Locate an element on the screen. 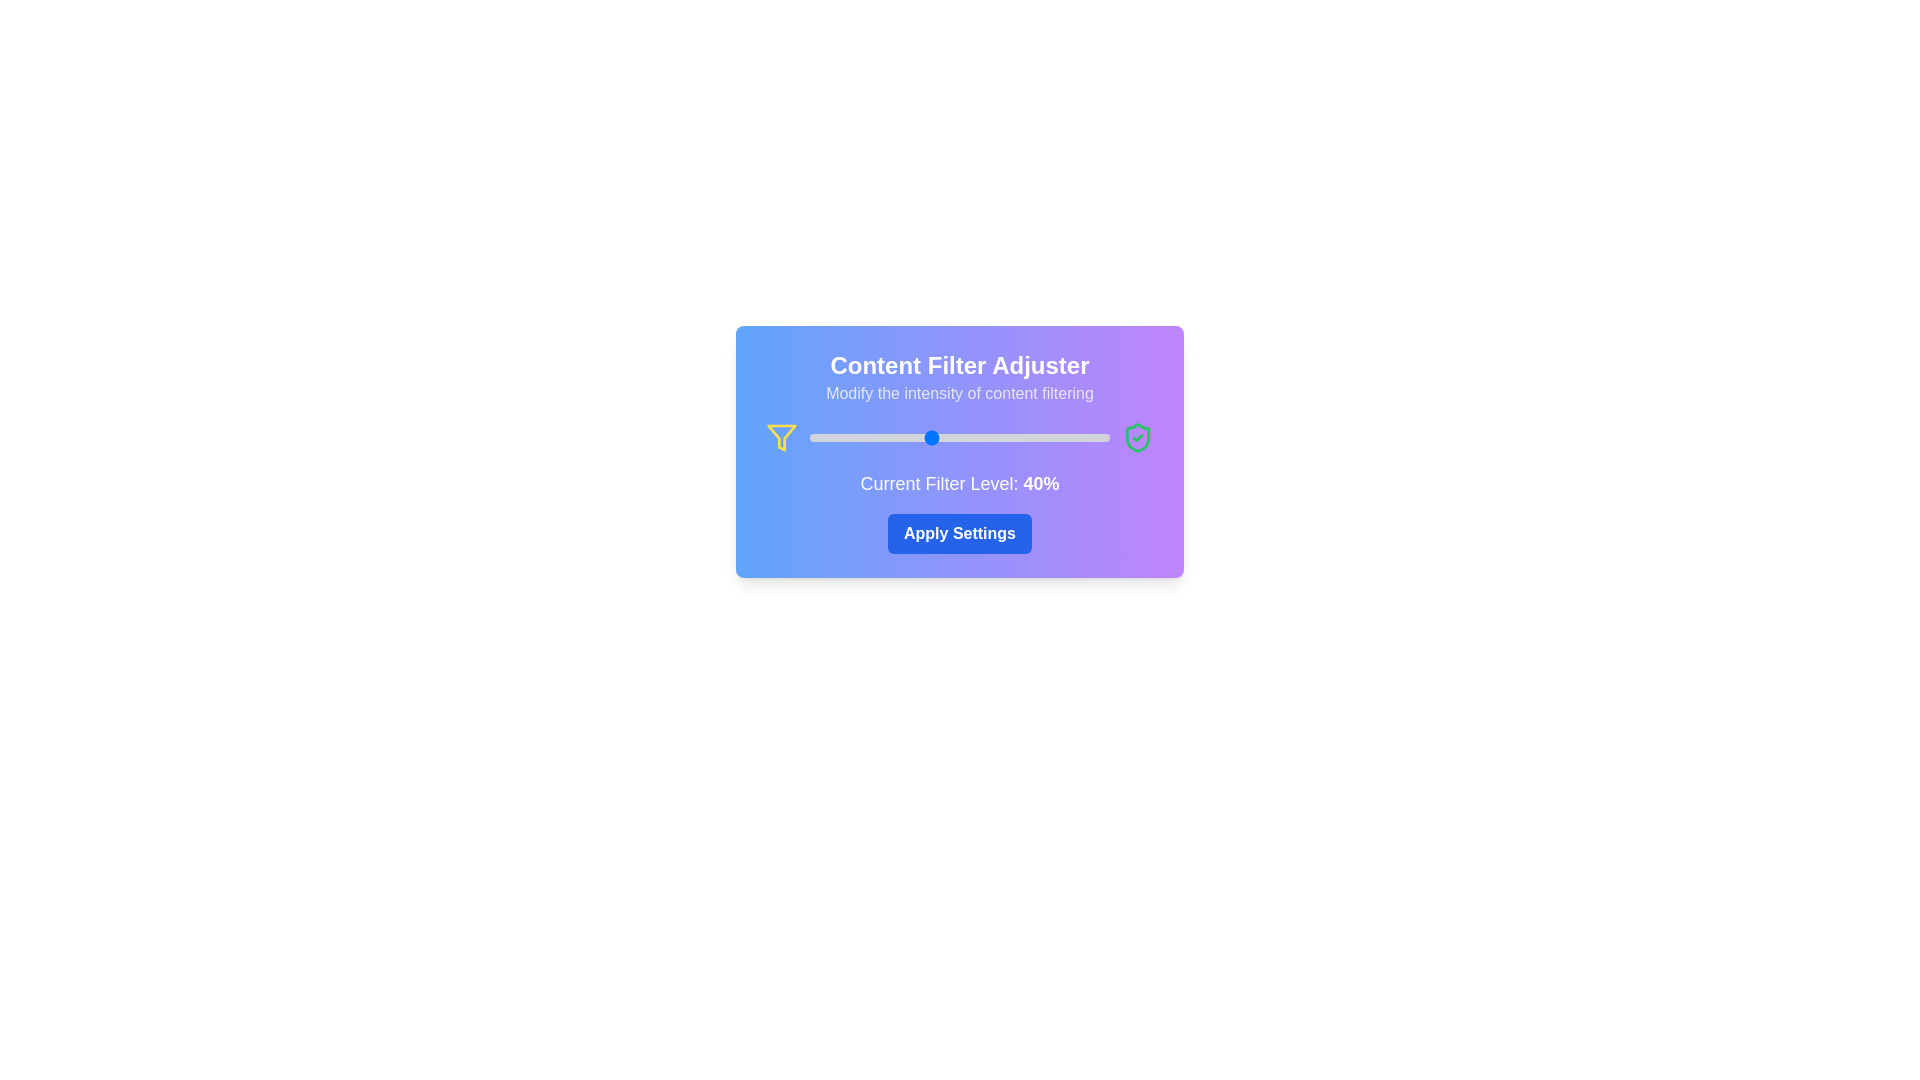 Image resolution: width=1920 pixels, height=1080 pixels. the slider to set the filter level to 87% is located at coordinates (1069, 437).